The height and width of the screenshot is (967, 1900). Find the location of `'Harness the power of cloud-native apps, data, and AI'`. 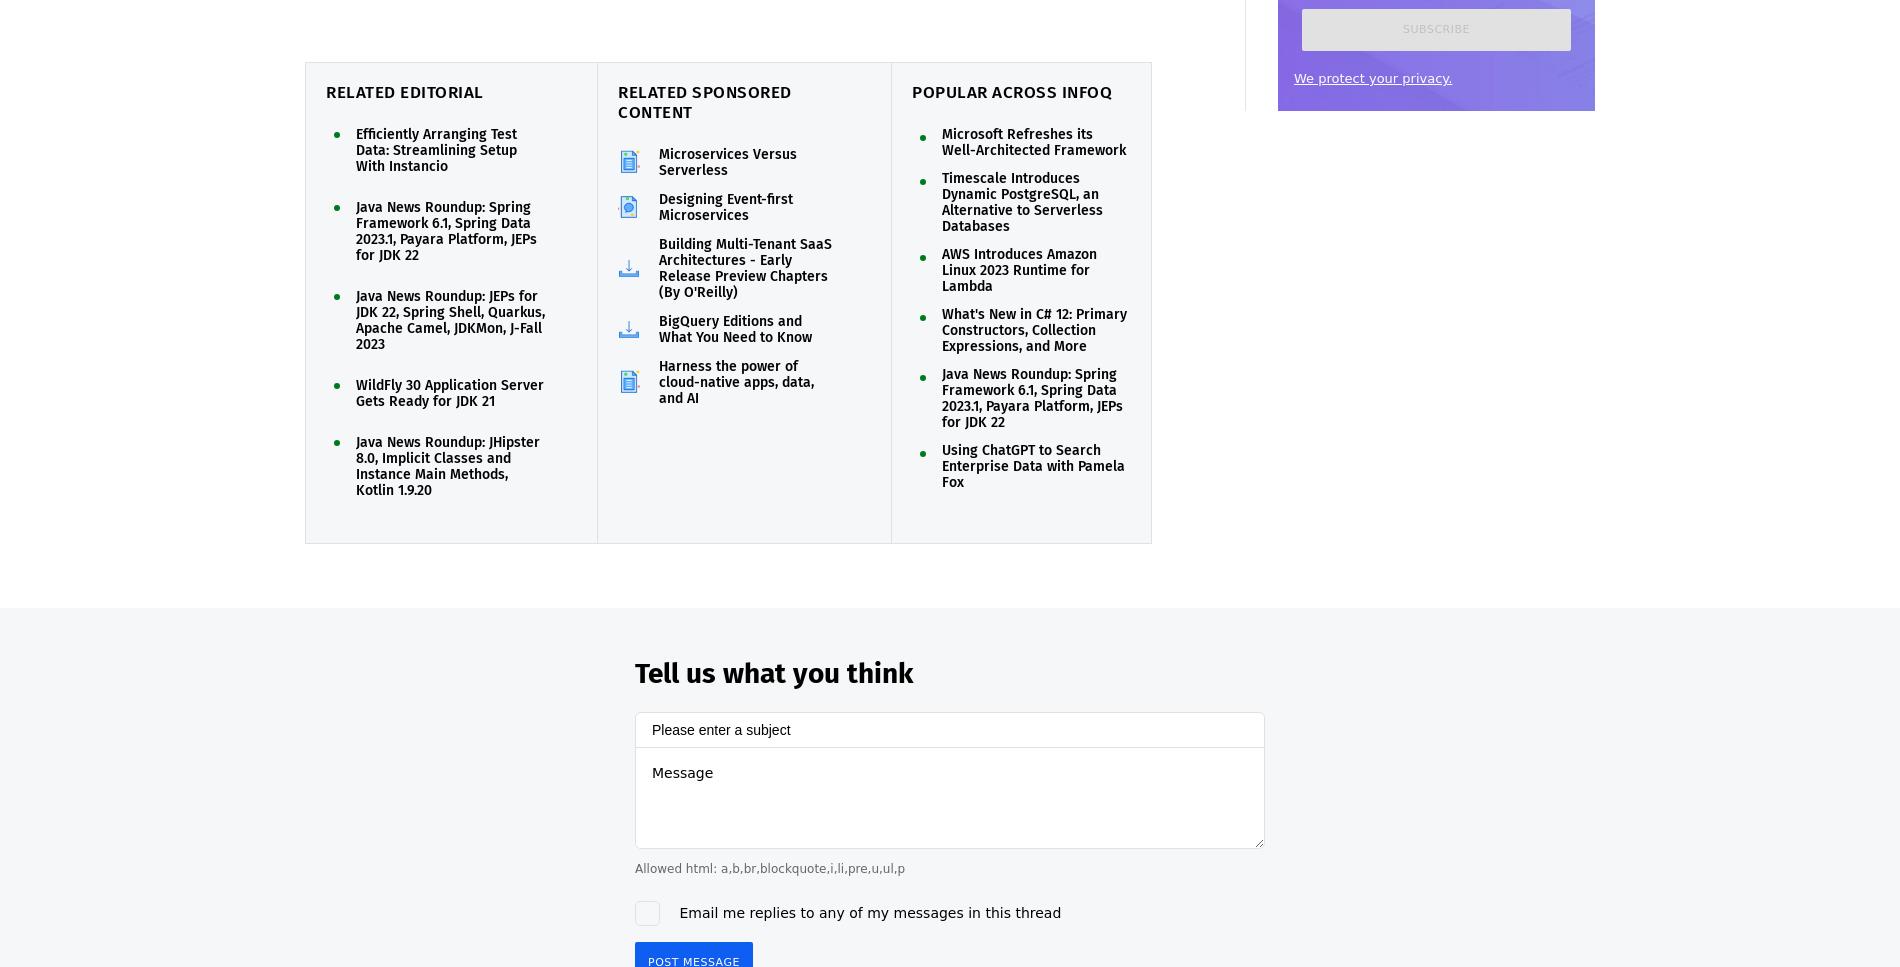

'Harness the power of cloud-native apps, data, and AI' is located at coordinates (735, 382).